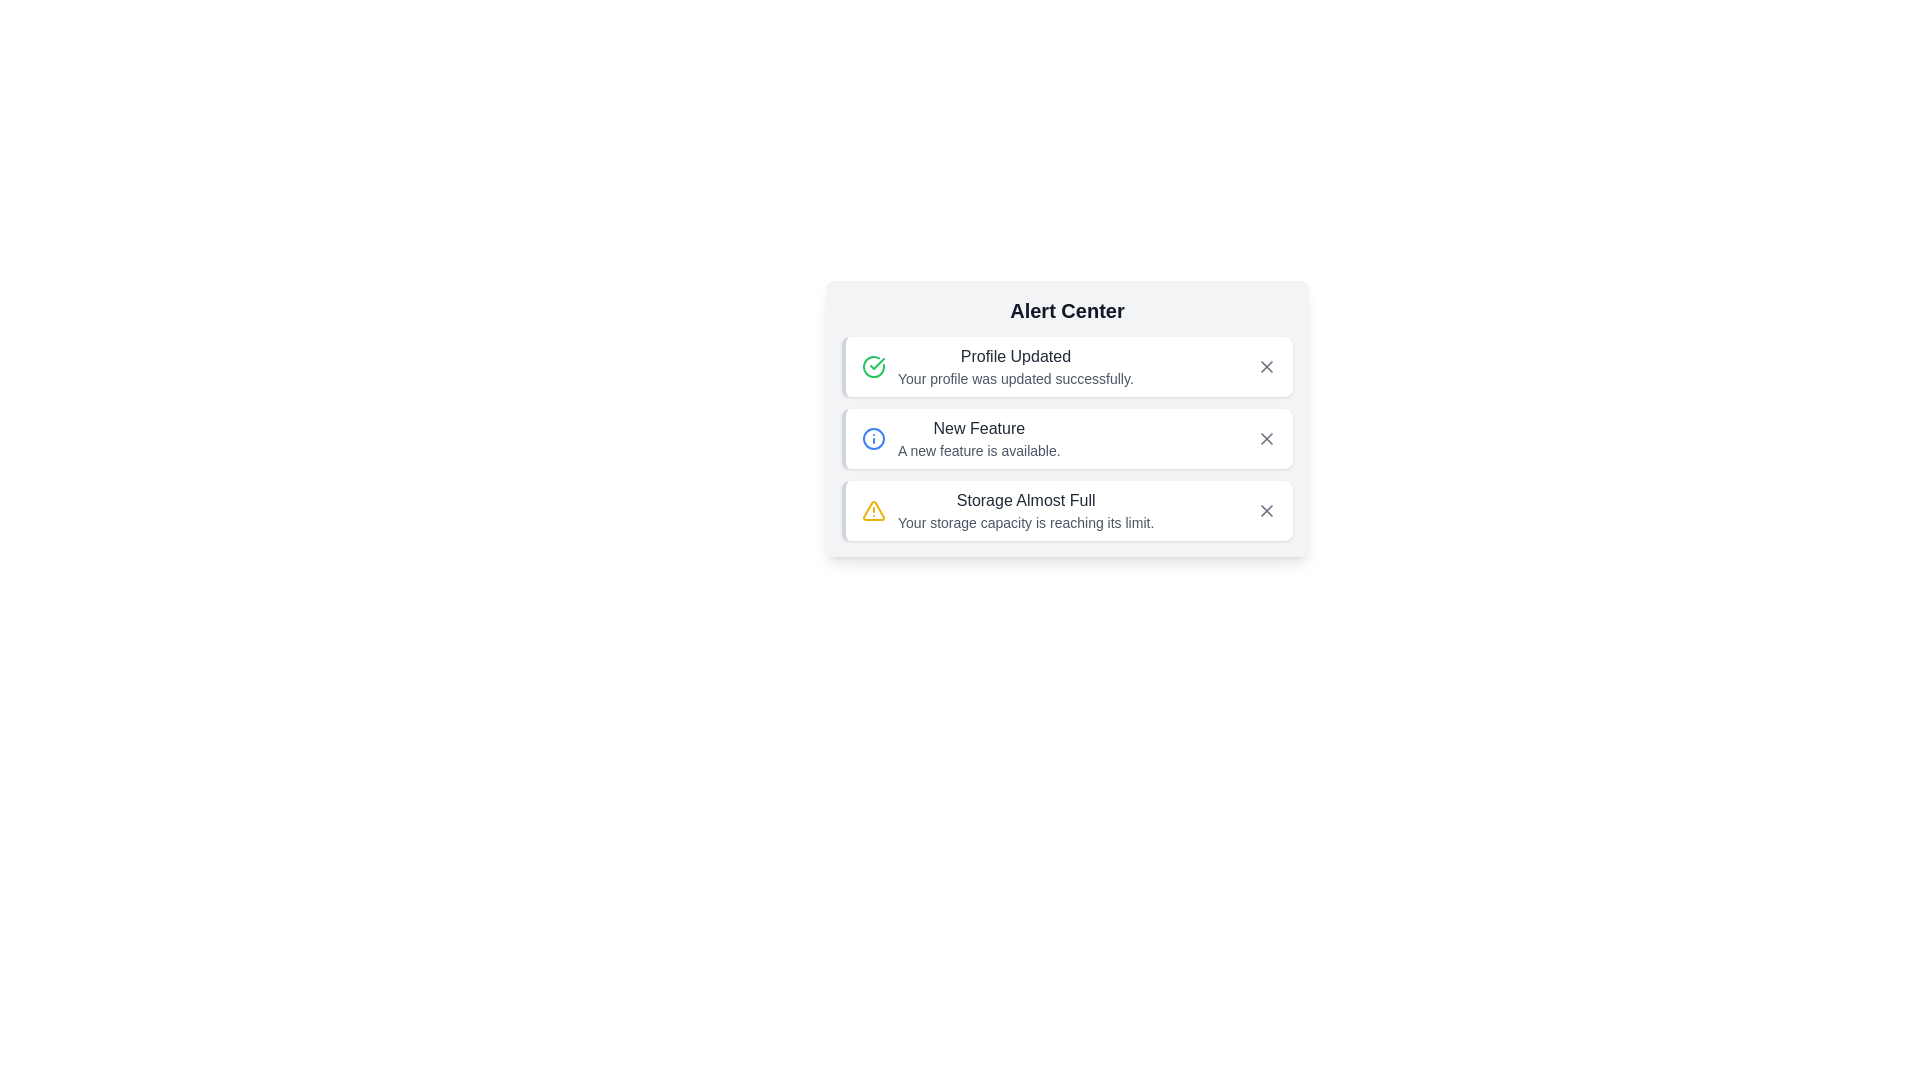 The height and width of the screenshot is (1080, 1920). I want to click on the text label that informs the user about their storage capacity nearing its limit, located below the title 'Storage Almost Full.', so click(1026, 522).